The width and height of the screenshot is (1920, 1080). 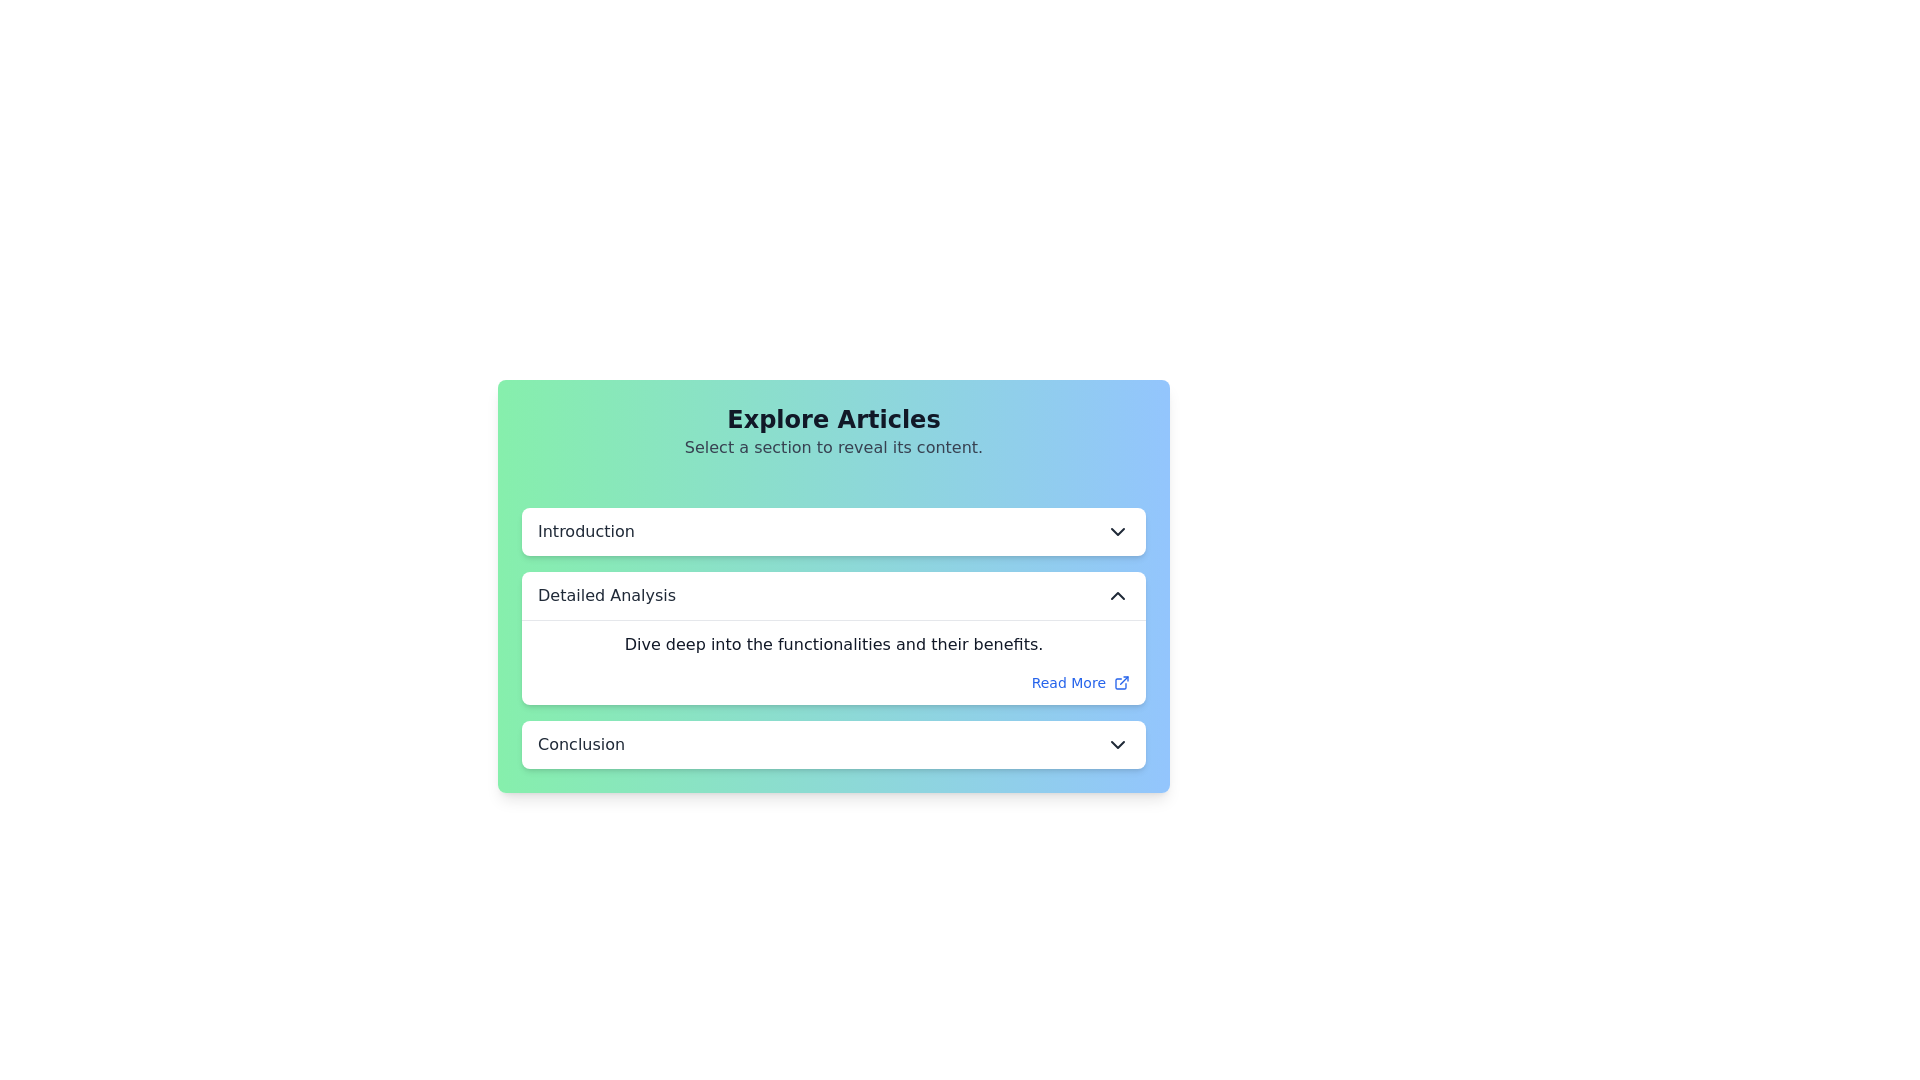 I want to click on the navigational text located at the bottom-right of the 'Detailed Analysis' section, so click(x=1067, y=681).